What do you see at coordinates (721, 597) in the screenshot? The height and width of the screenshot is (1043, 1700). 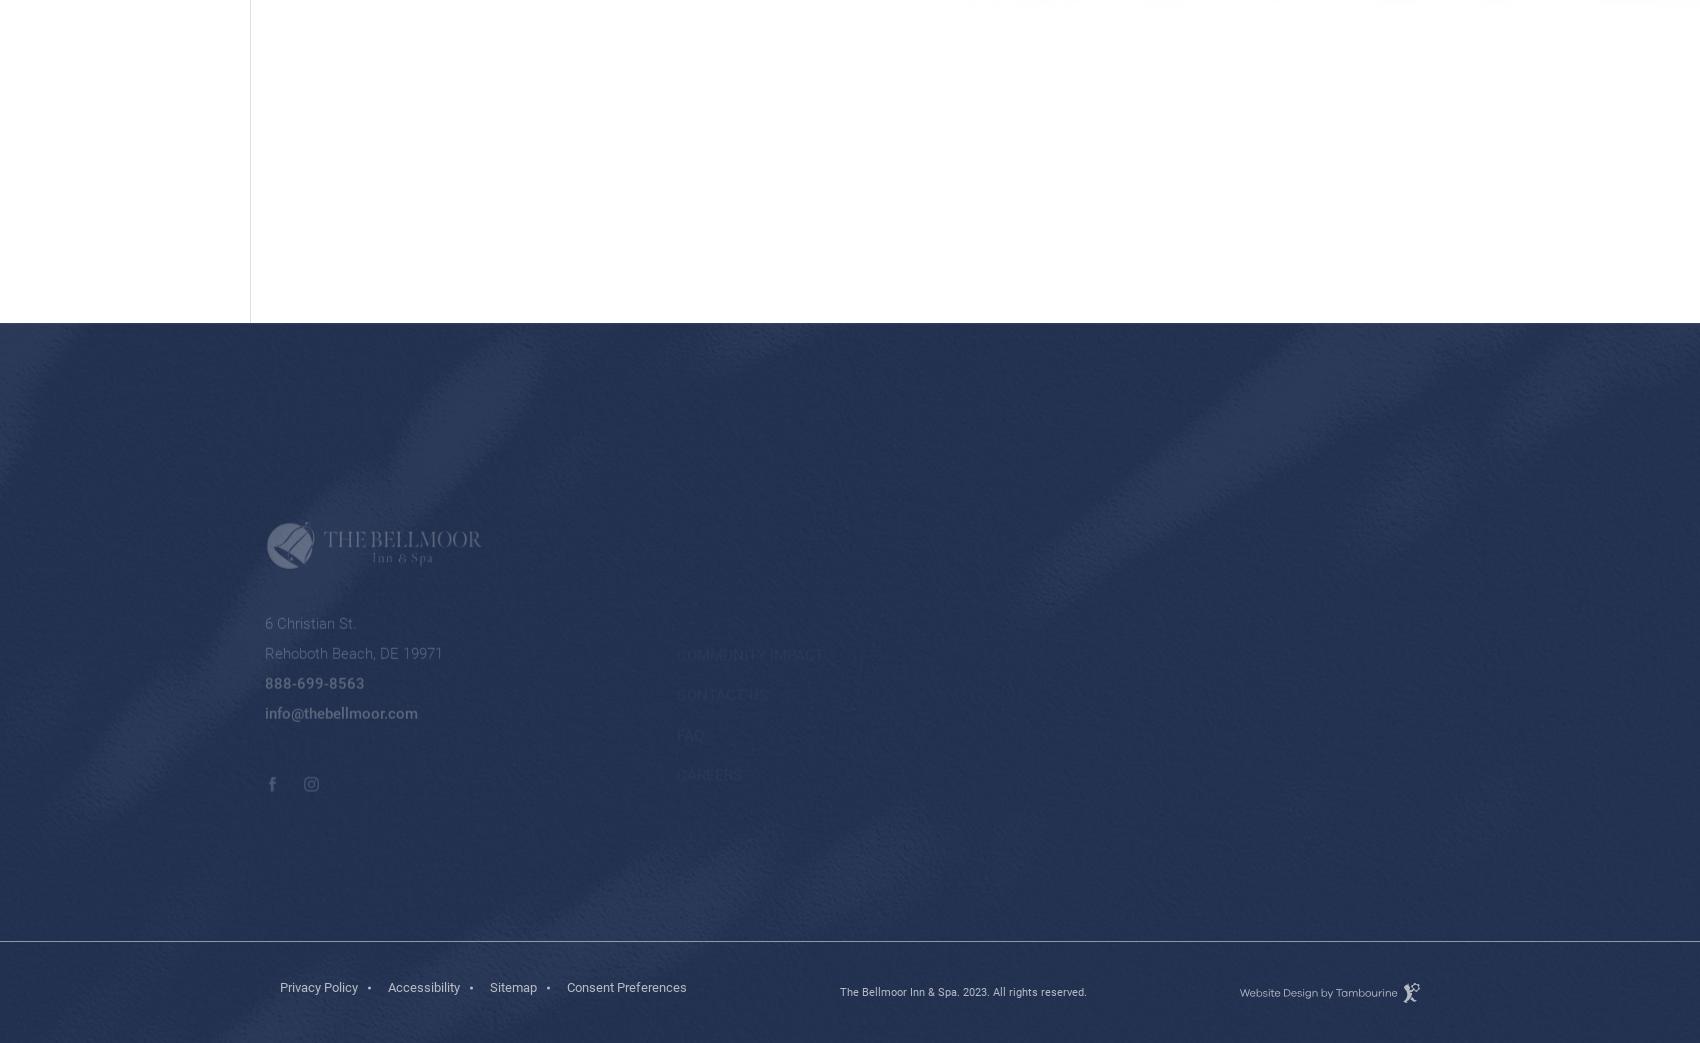 I see `'Contact Us'` at bounding box center [721, 597].